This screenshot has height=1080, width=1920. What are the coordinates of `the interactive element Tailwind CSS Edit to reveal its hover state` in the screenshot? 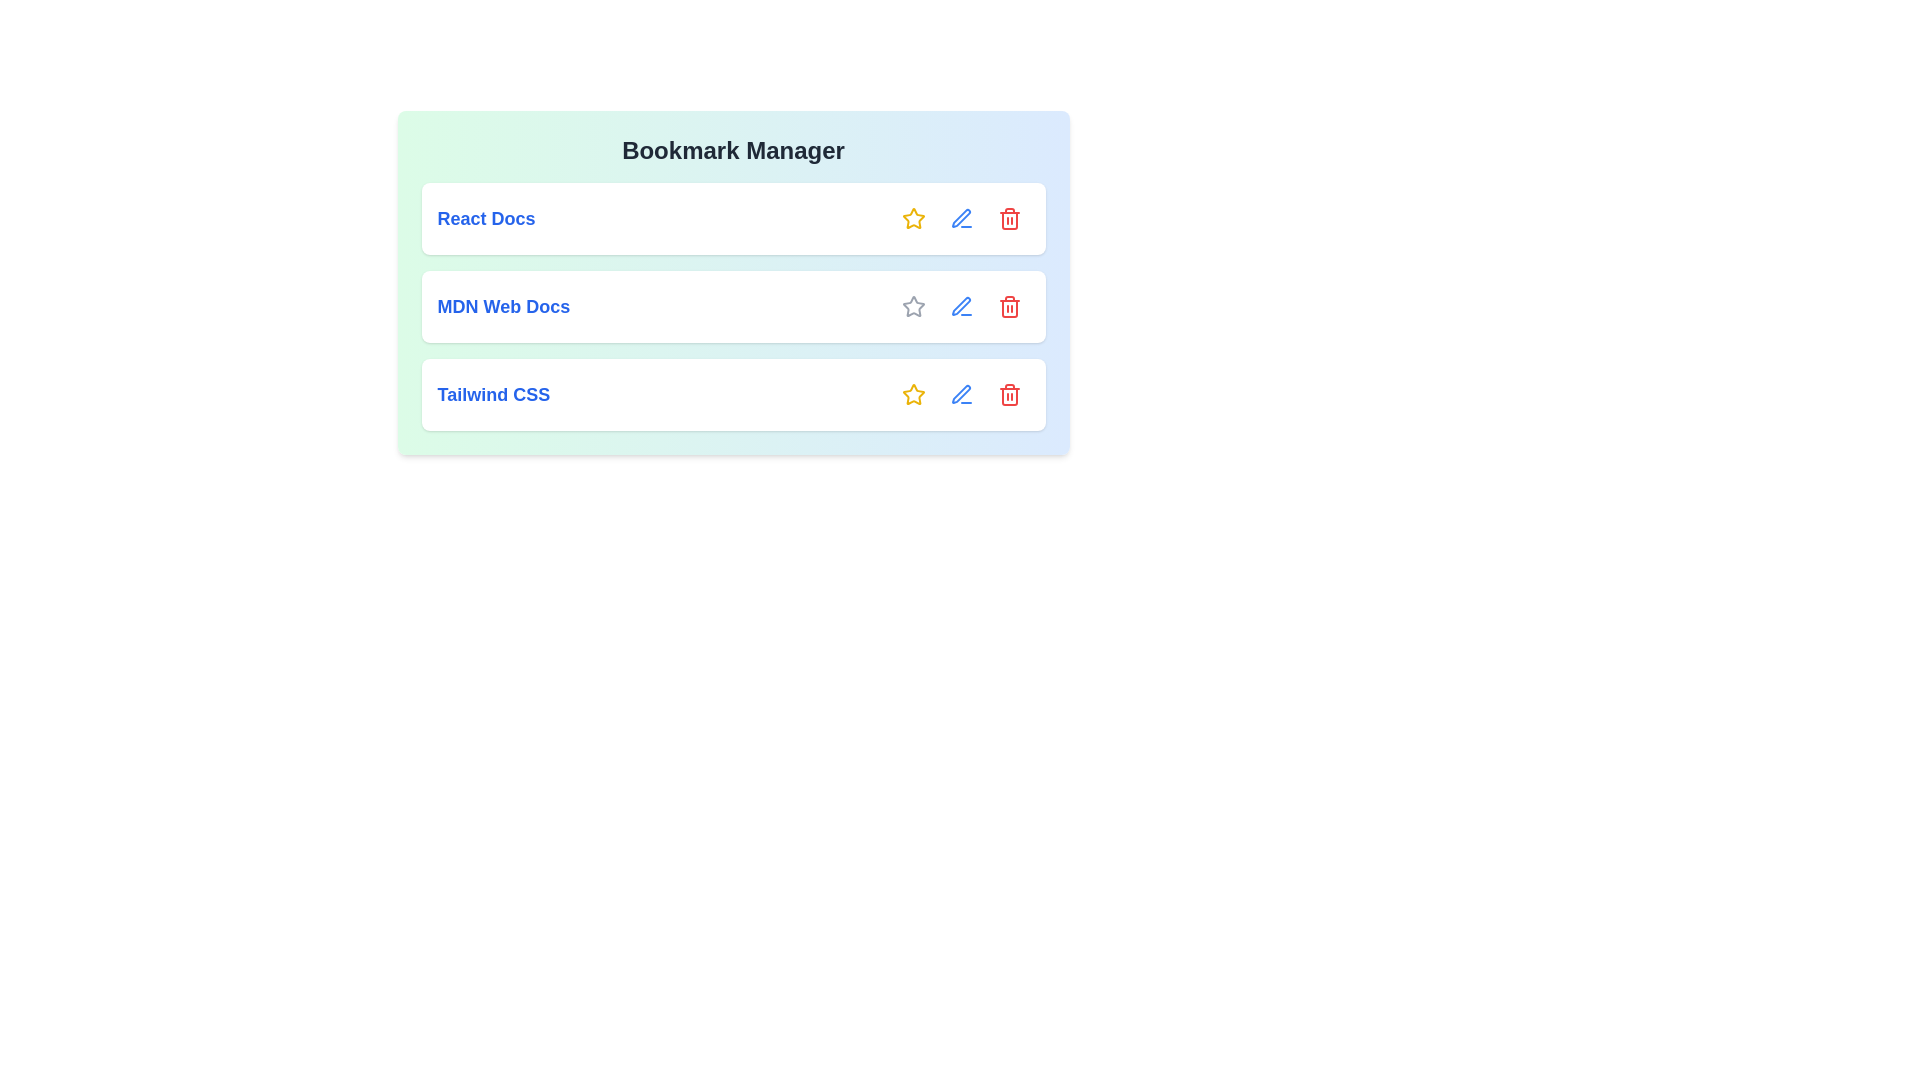 It's located at (961, 394).